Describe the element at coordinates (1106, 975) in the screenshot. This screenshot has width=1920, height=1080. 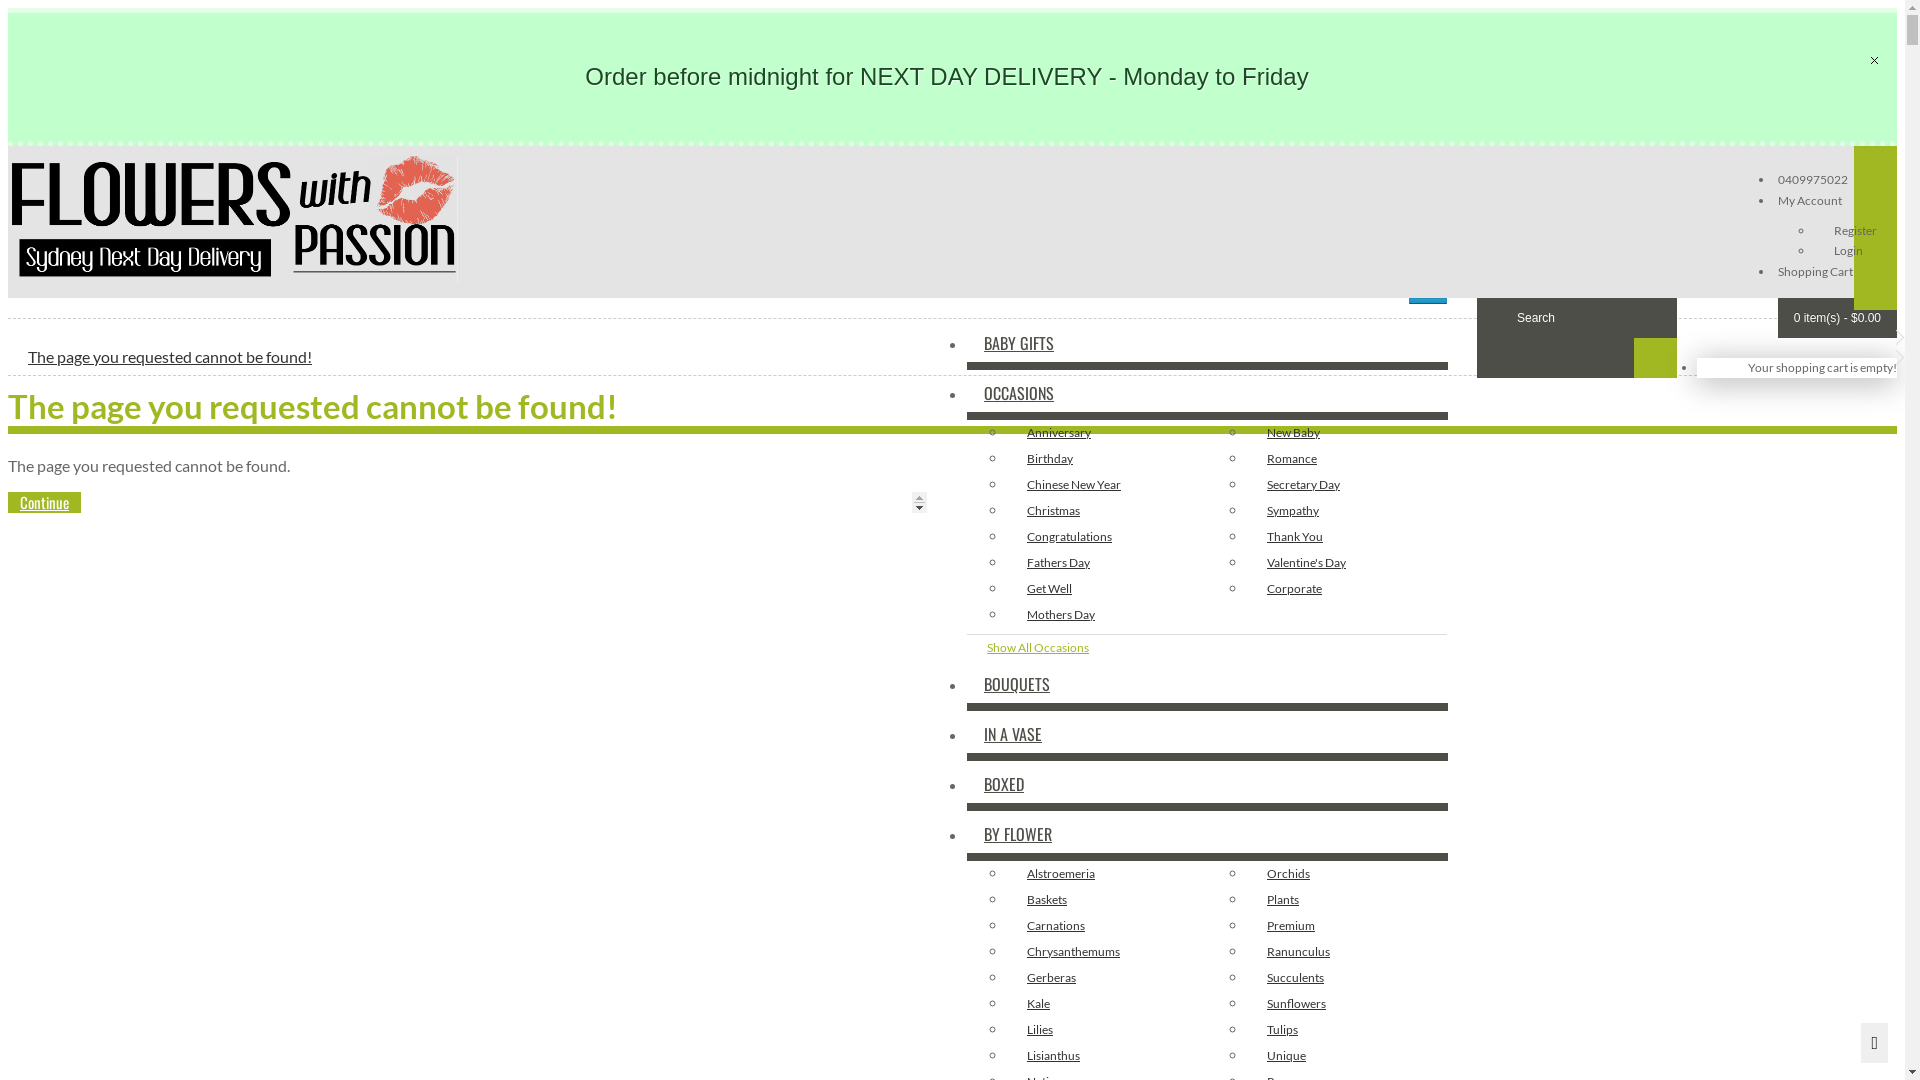
I see `'Gerberas'` at that location.